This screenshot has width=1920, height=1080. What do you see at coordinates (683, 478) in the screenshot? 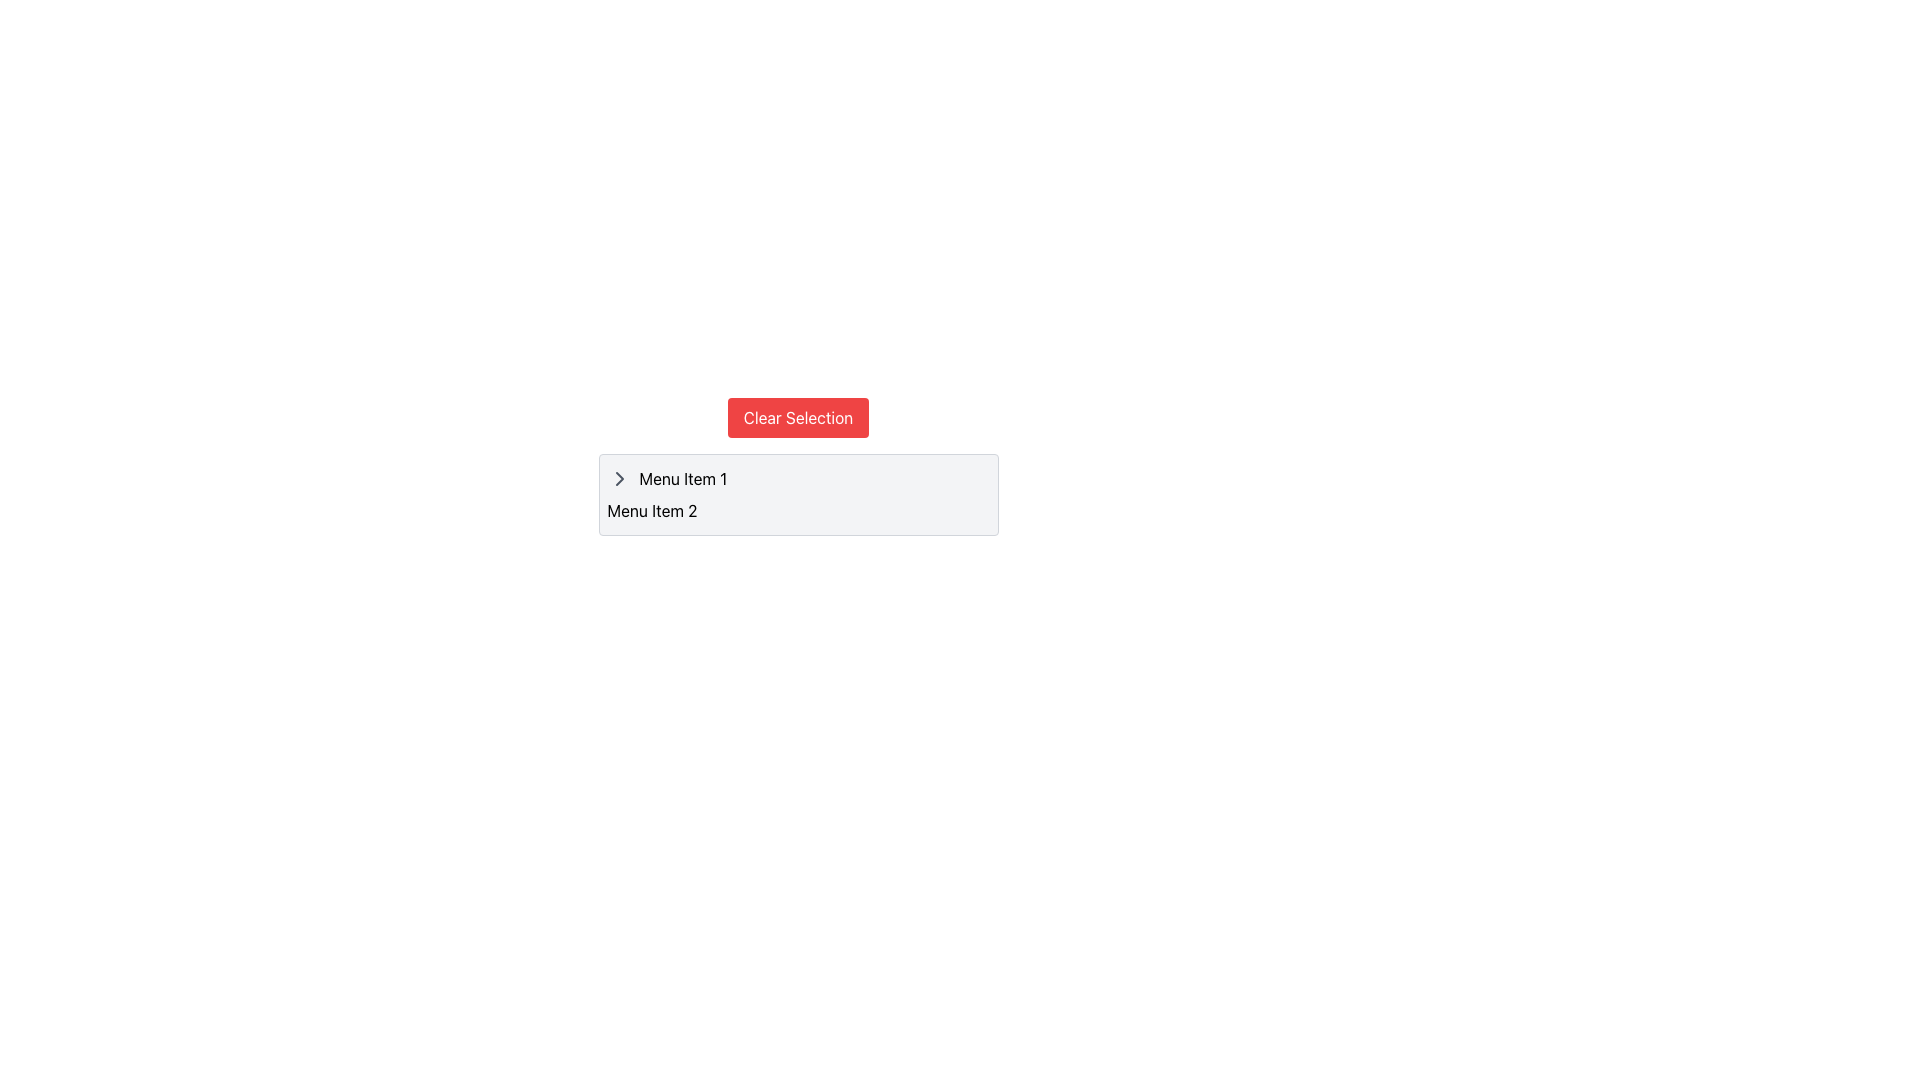
I see `the 'Menu Item 1' text label` at bounding box center [683, 478].